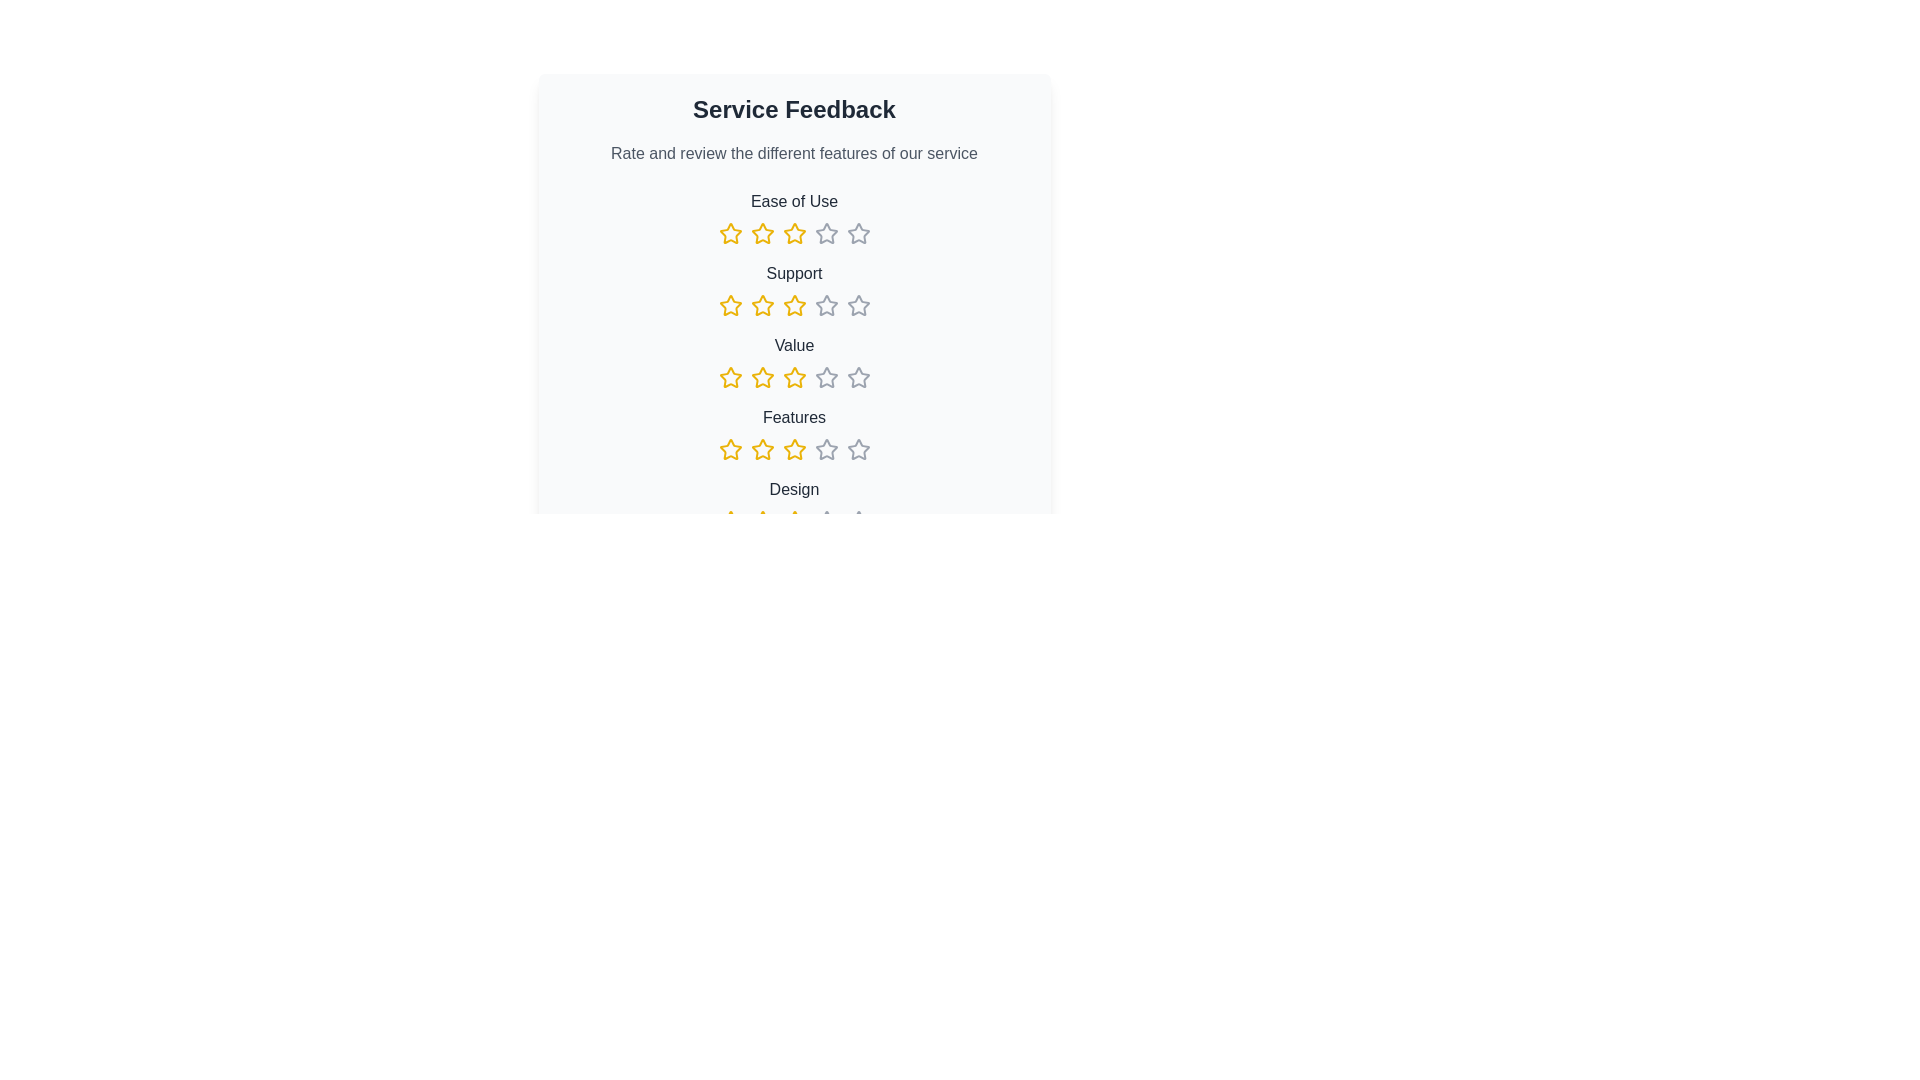  What do you see at coordinates (793, 305) in the screenshot?
I see `the fourth star from the left in the 'Support' rating row to trigger the tooltip or effect` at bounding box center [793, 305].